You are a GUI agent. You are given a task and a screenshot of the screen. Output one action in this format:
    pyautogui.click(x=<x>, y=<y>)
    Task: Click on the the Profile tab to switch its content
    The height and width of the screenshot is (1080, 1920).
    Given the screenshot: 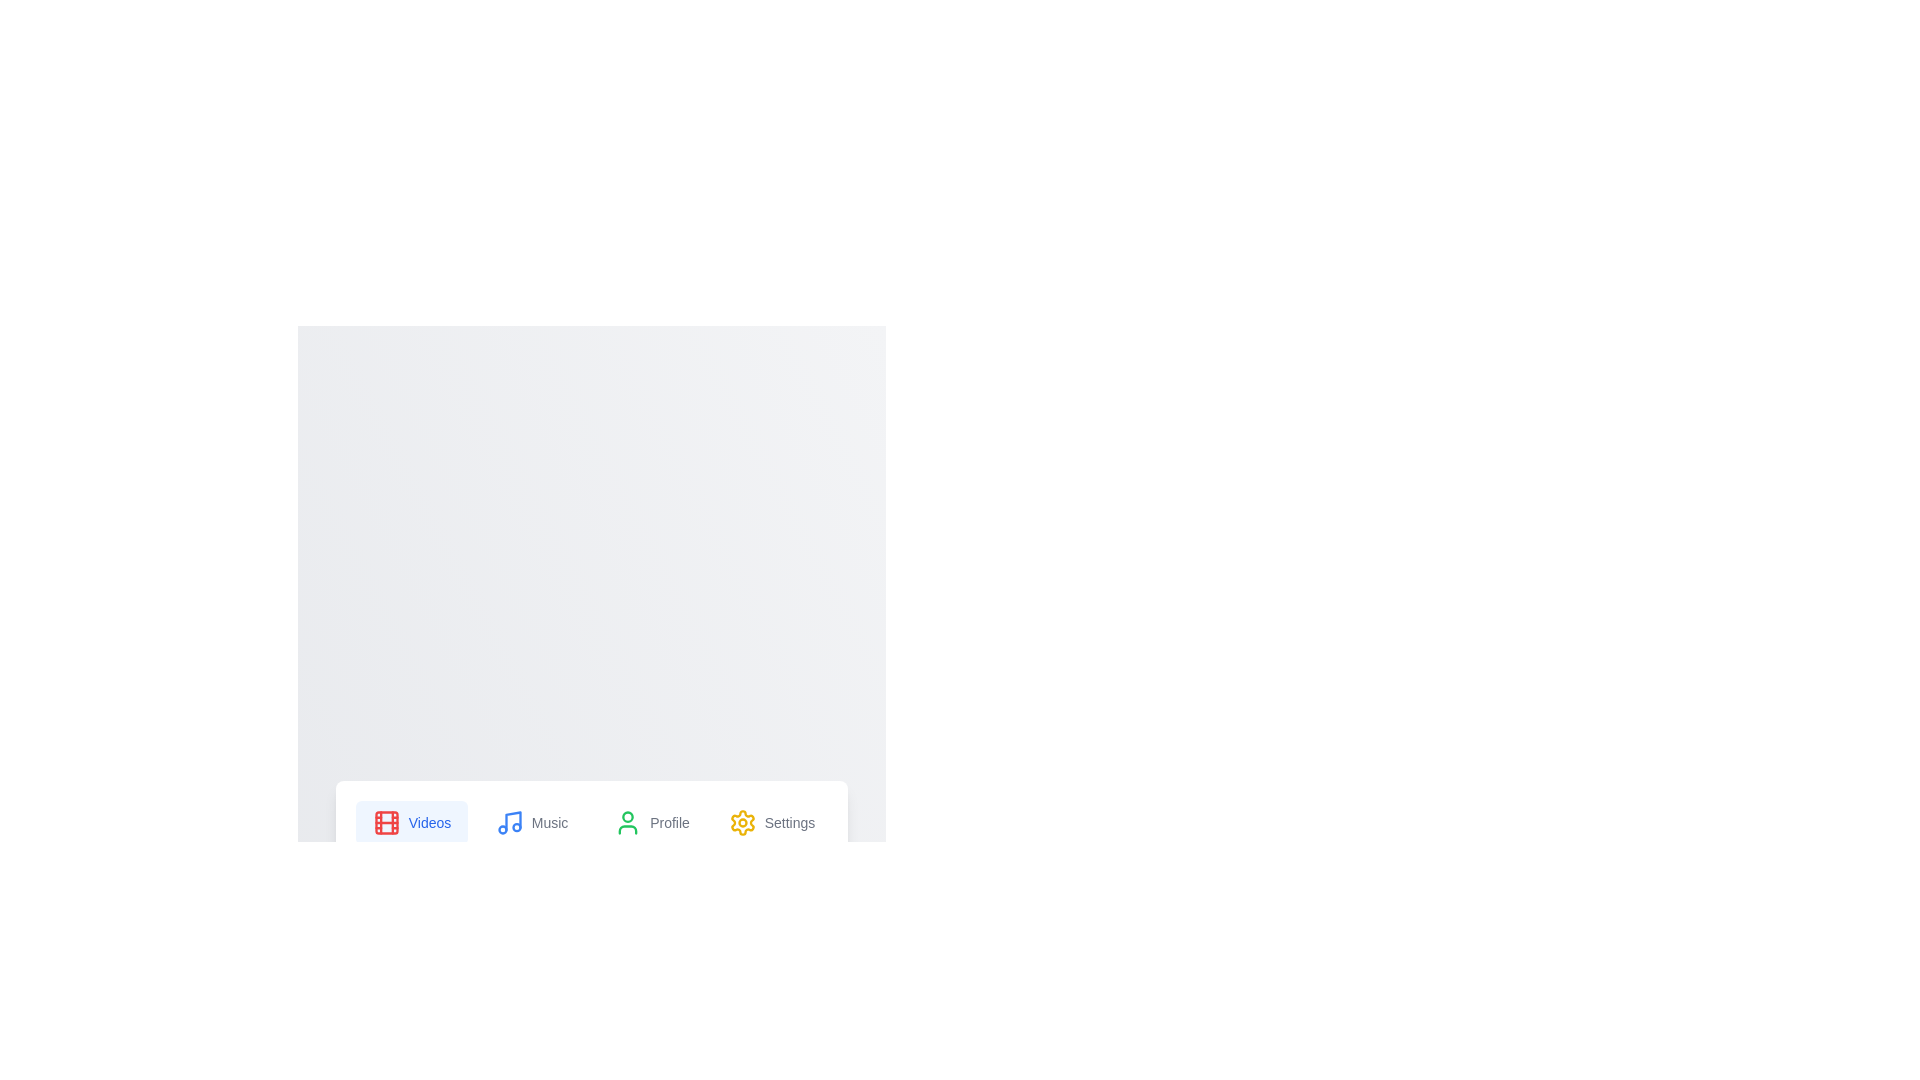 What is the action you would take?
    pyautogui.click(x=652, y=822)
    